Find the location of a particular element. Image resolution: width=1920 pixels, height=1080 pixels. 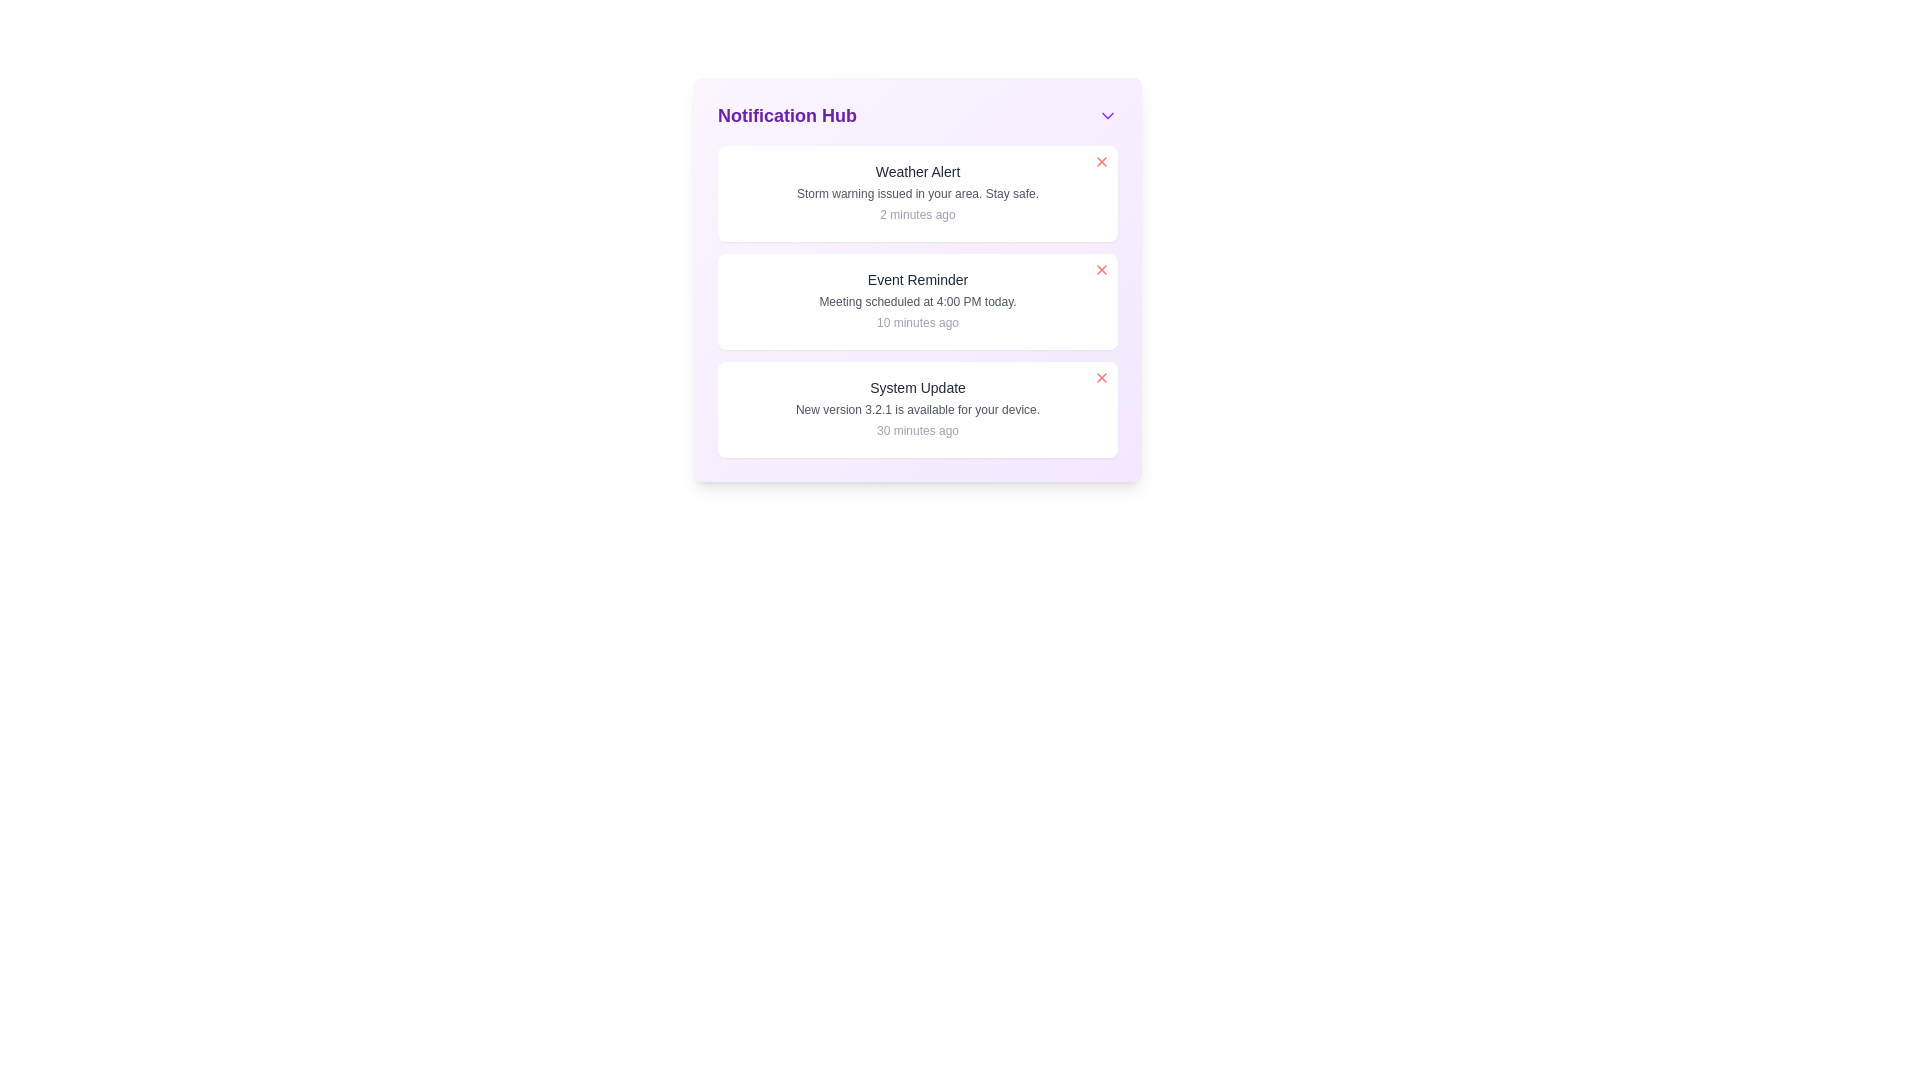

light gray text label stating '30 minutes ago' located at the bottom right of the third notification card in the list, under the title 'System Update' is located at coordinates (916, 430).